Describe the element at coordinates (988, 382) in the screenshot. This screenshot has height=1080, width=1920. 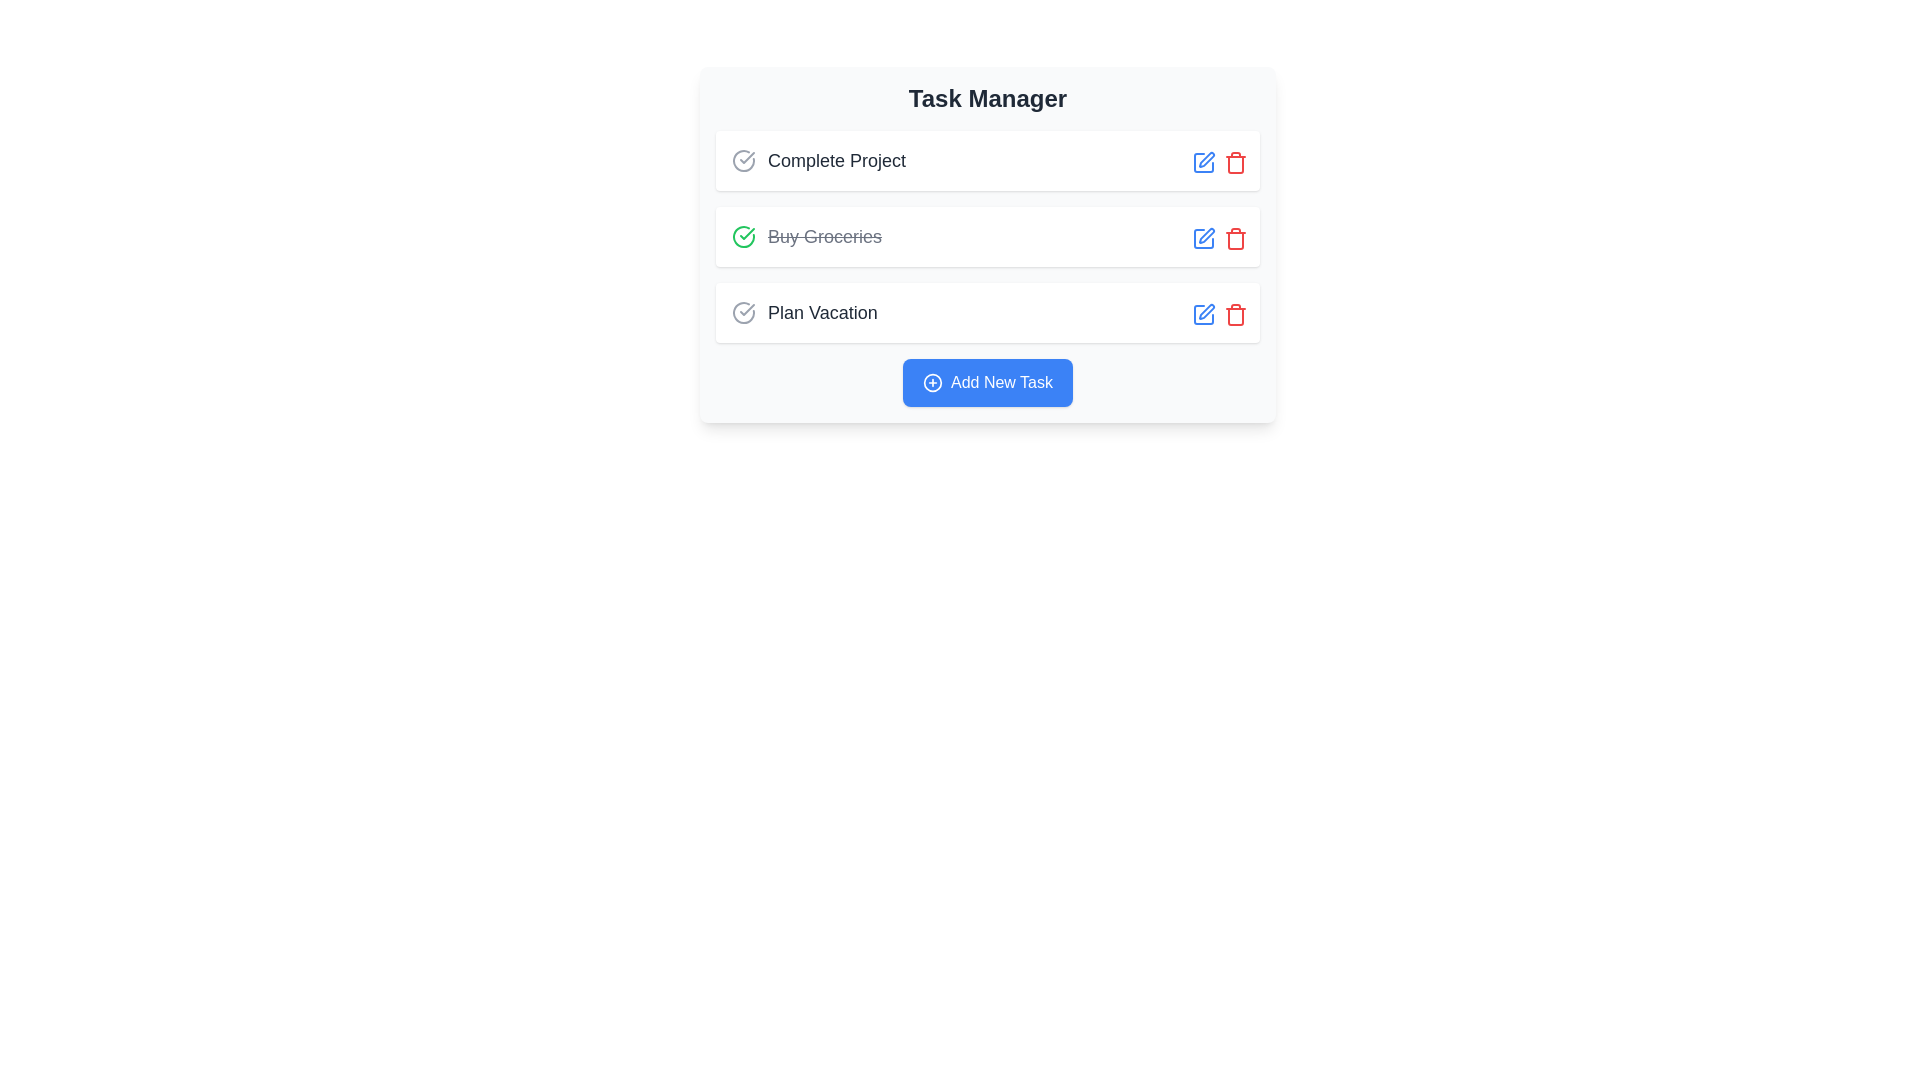
I see `the 'Add New Task' button located at the bottom of the 'Task Manager' section` at that location.